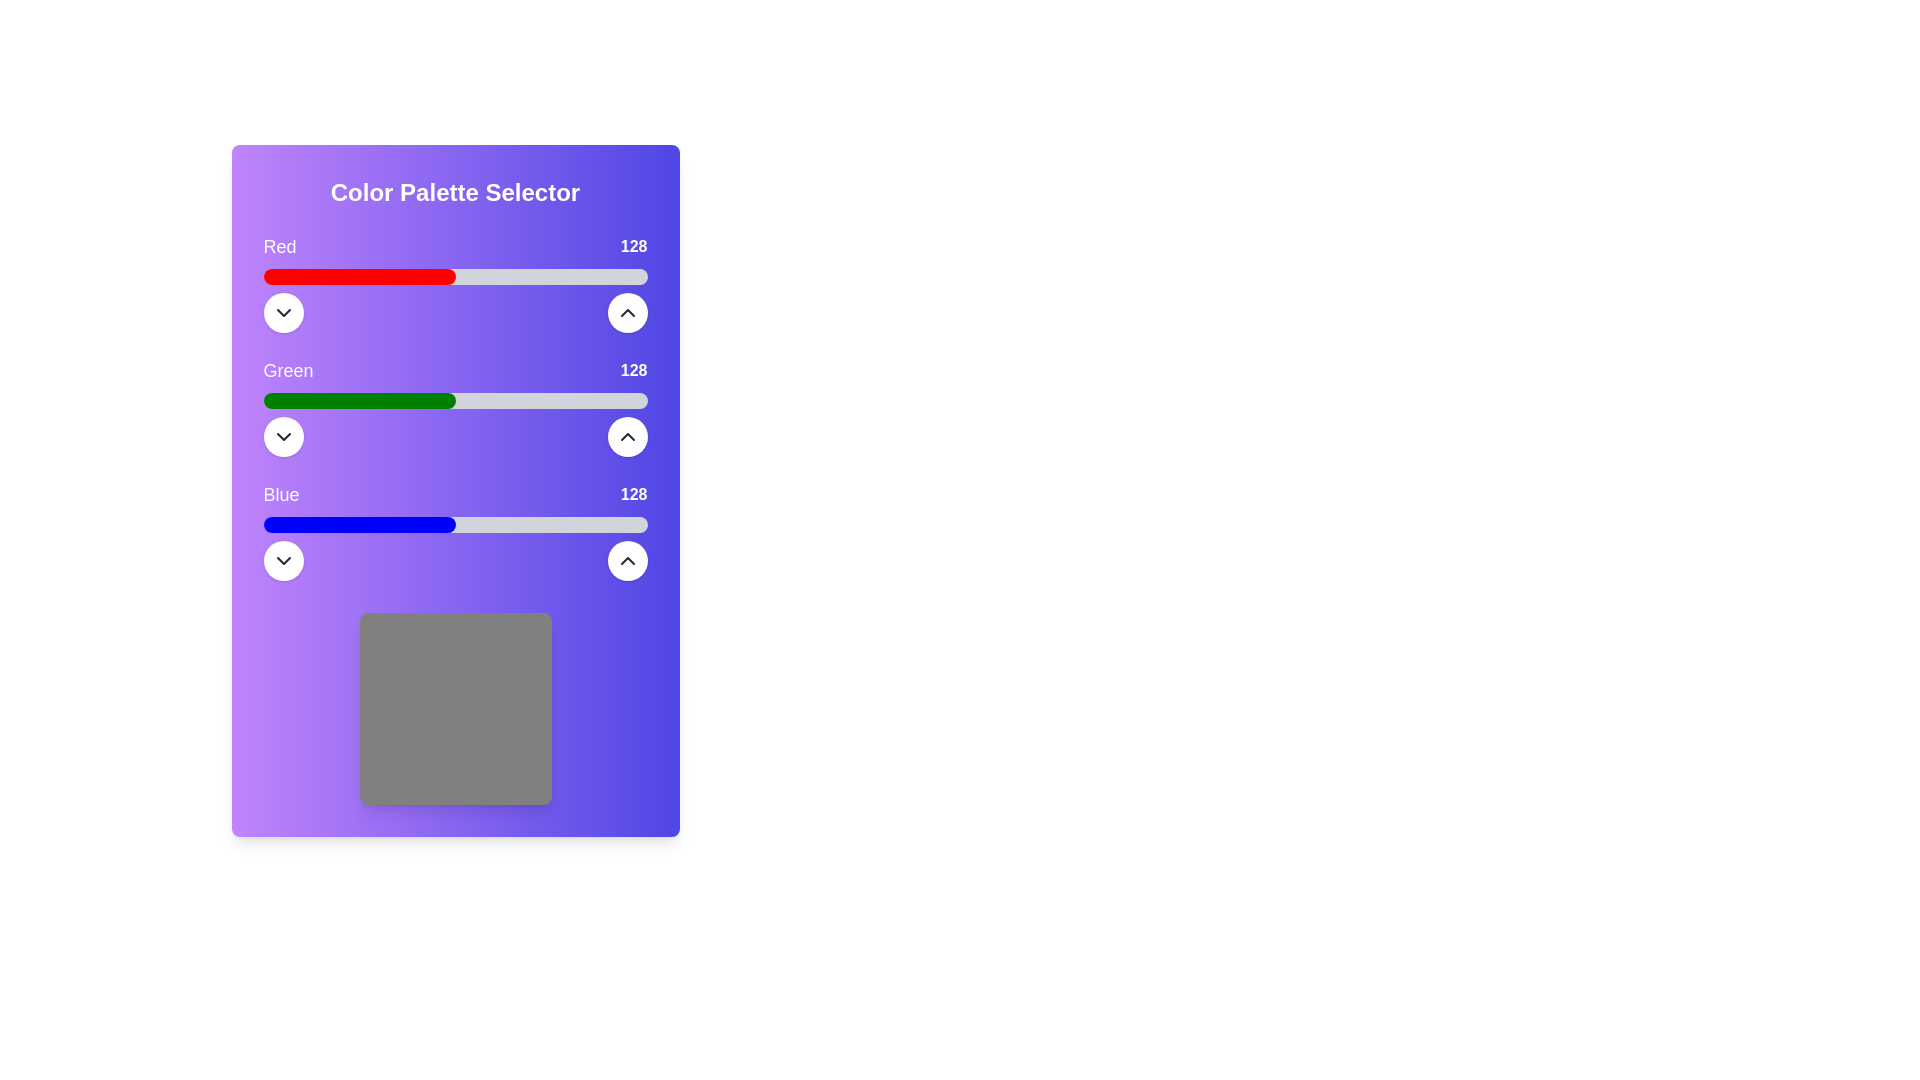 This screenshot has height=1080, width=1920. I want to click on the green component of the color, so click(602, 401).